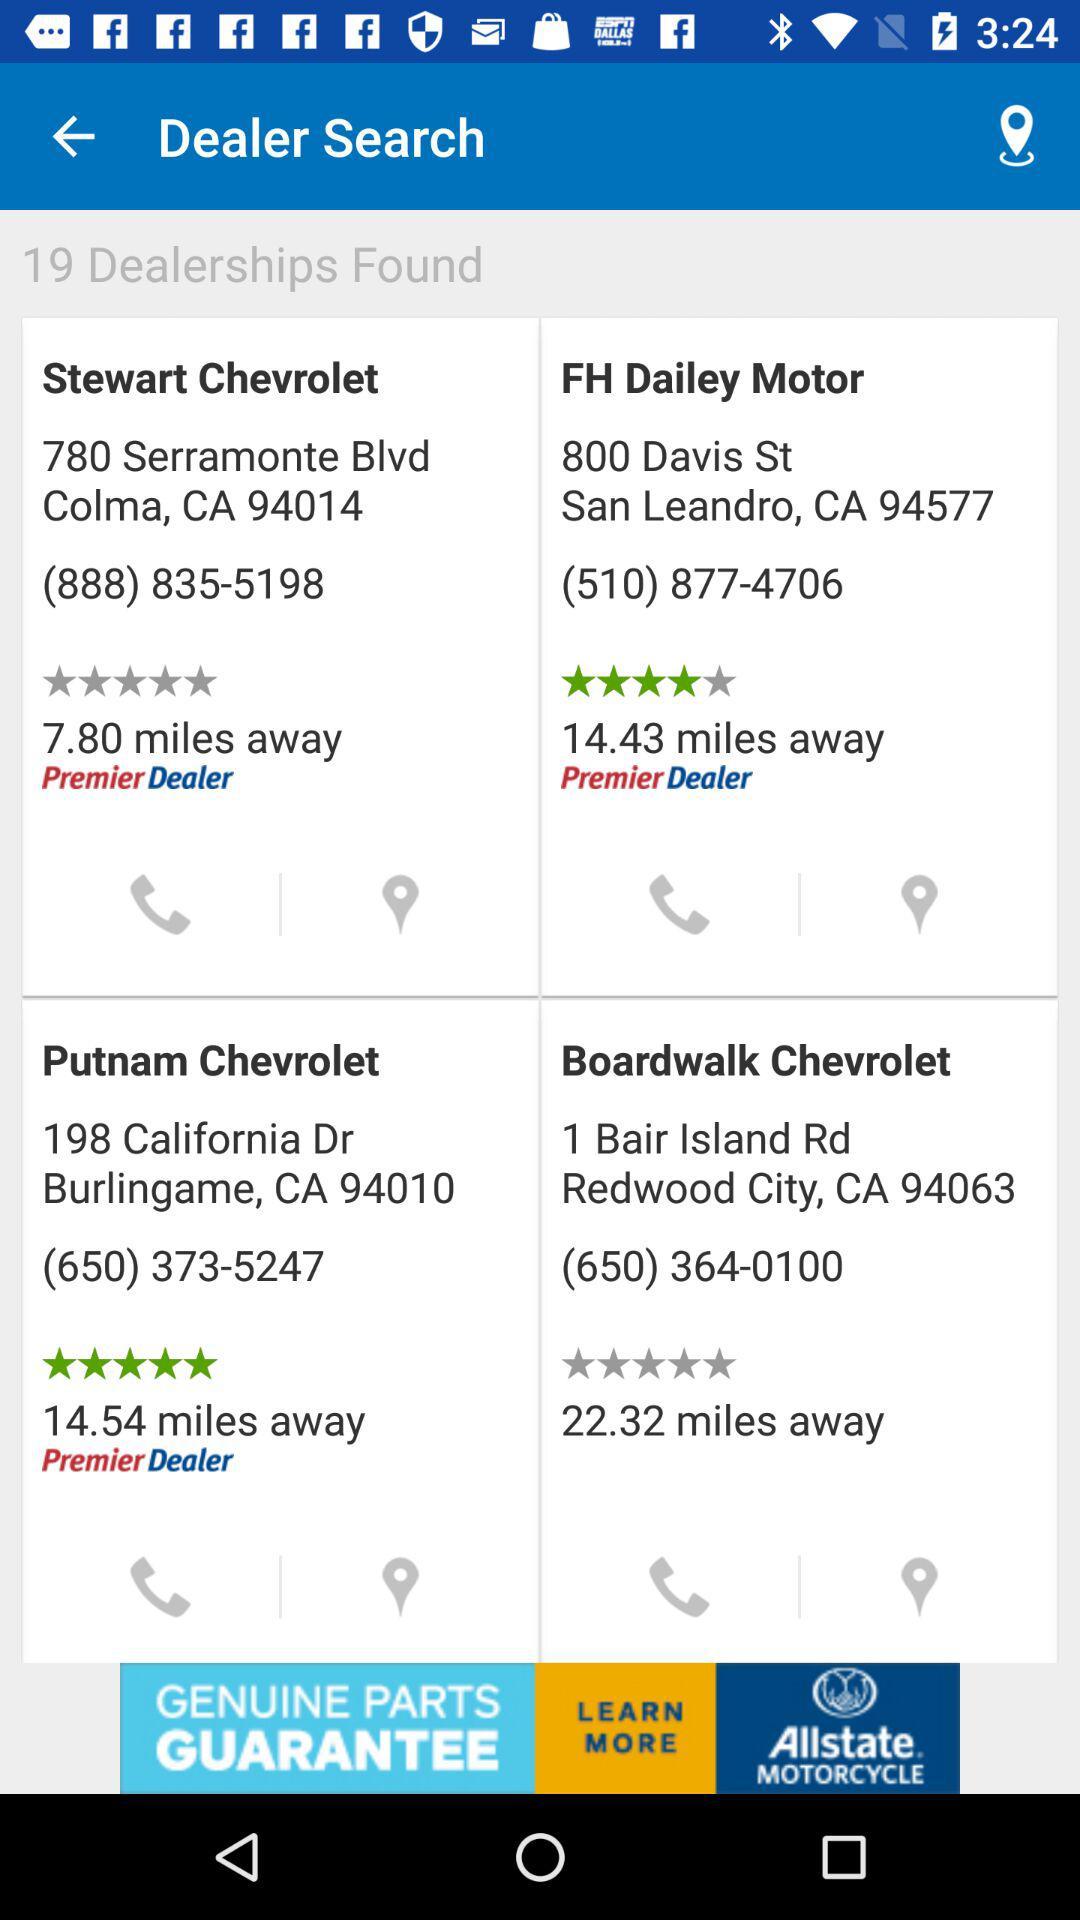 The image size is (1080, 1920). I want to click on call, so click(159, 1586).